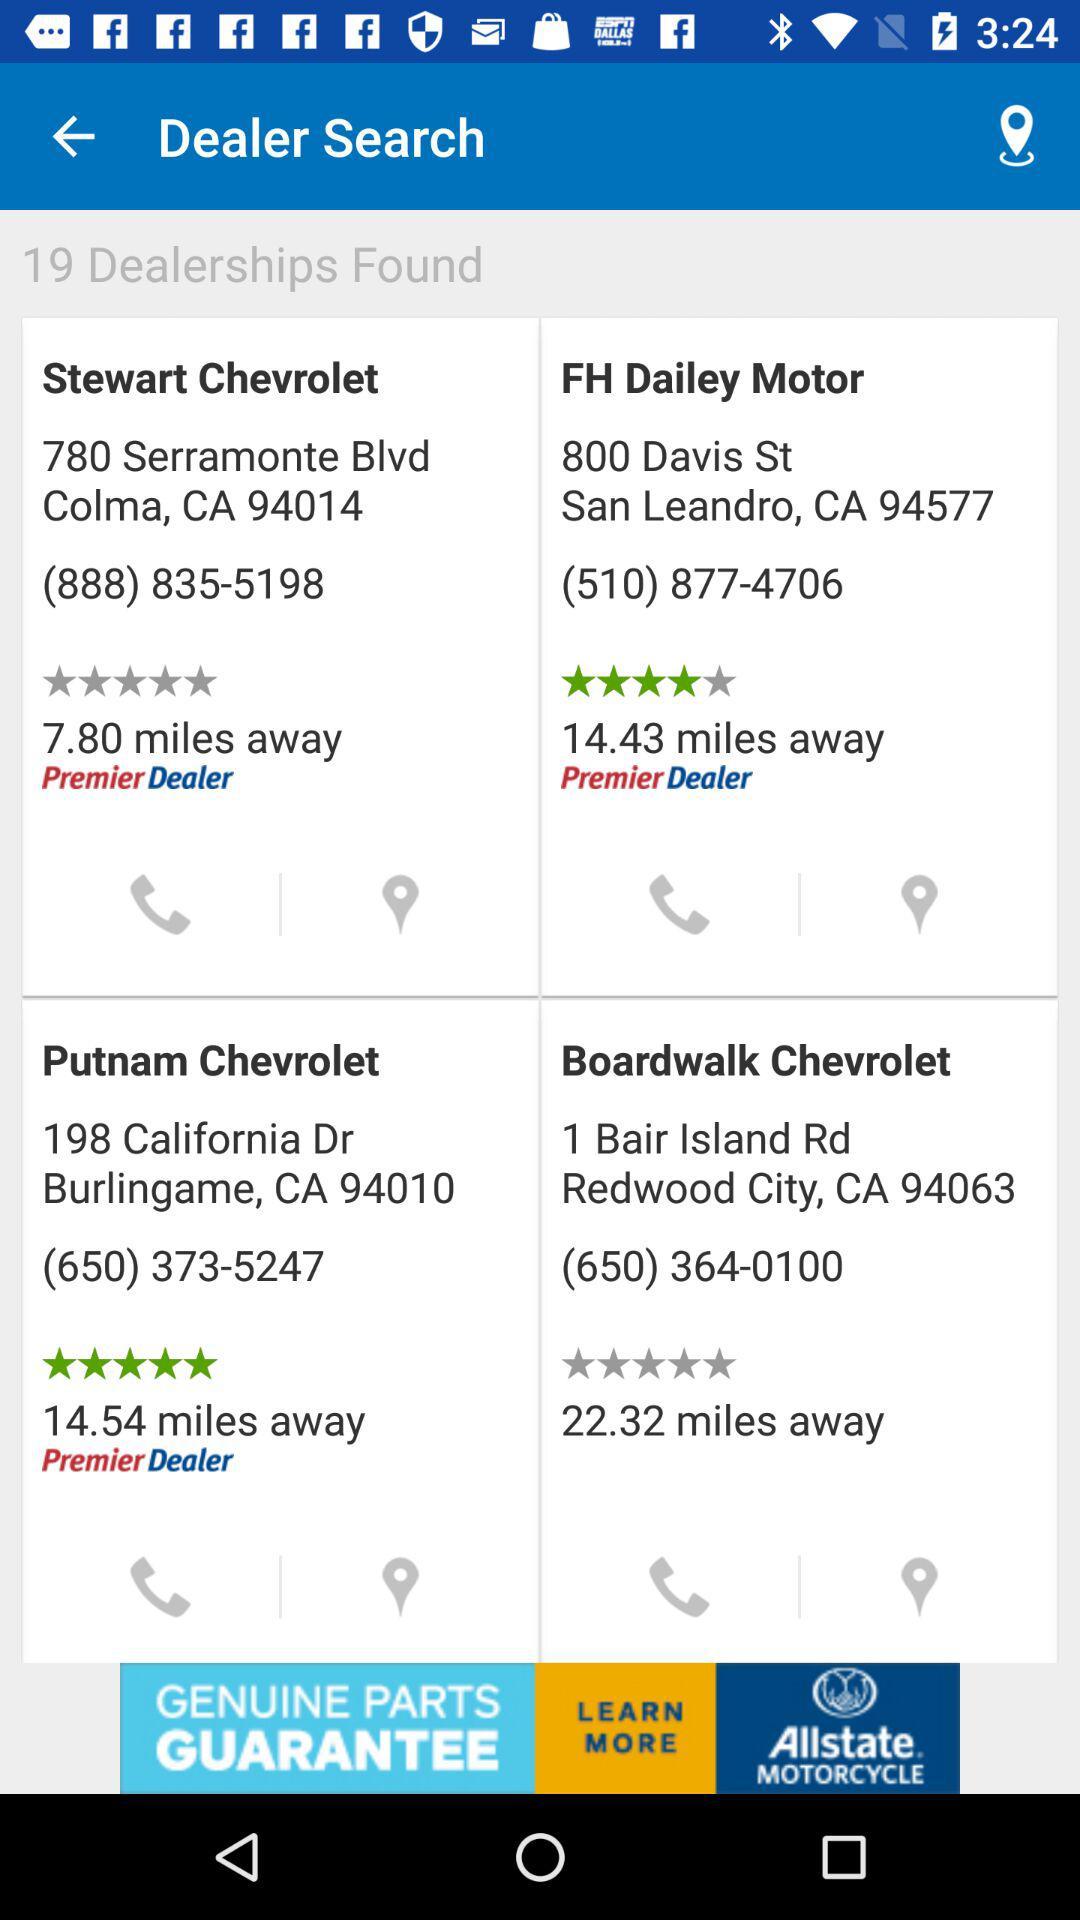 The image size is (1080, 1920). I want to click on call, so click(159, 1586).